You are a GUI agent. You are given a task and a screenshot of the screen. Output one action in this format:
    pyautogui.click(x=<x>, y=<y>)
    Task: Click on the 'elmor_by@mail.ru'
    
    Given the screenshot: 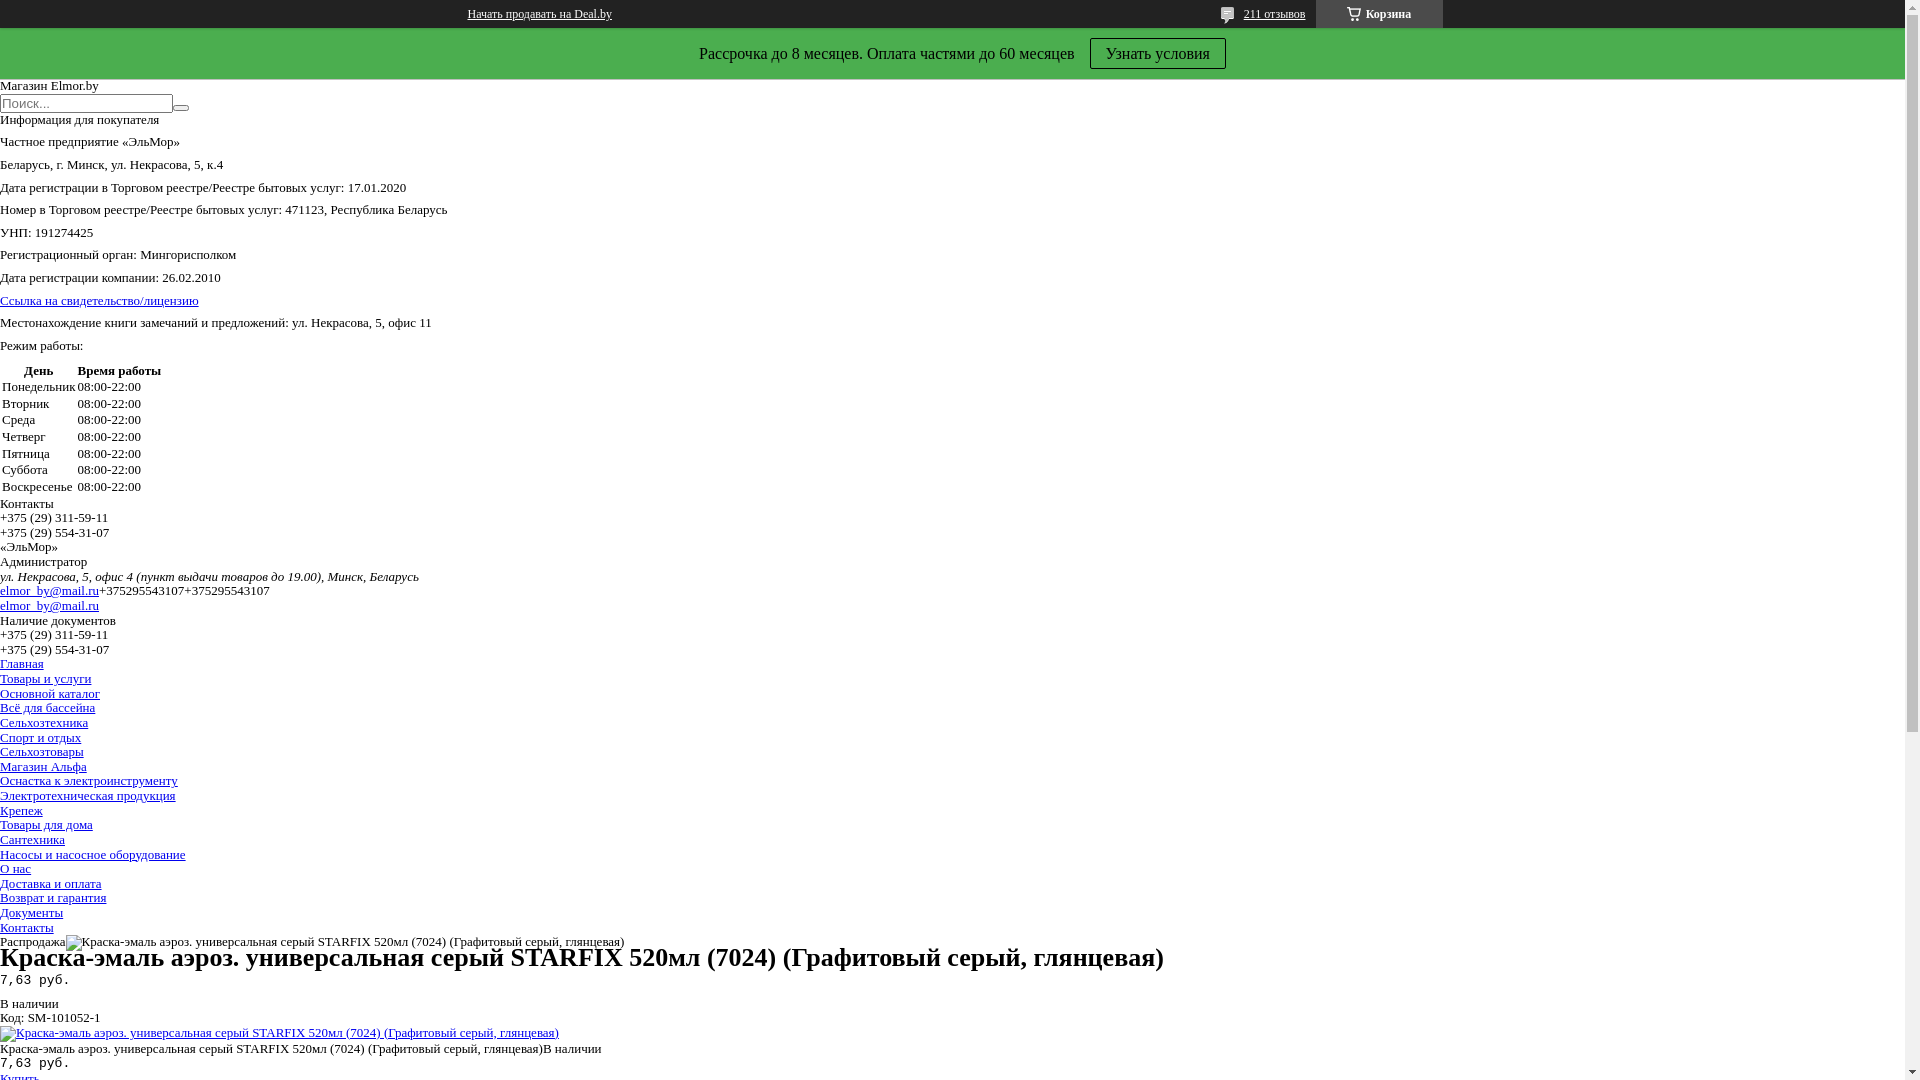 What is the action you would take?
    pyautogui.click(x=0, y=589)
    